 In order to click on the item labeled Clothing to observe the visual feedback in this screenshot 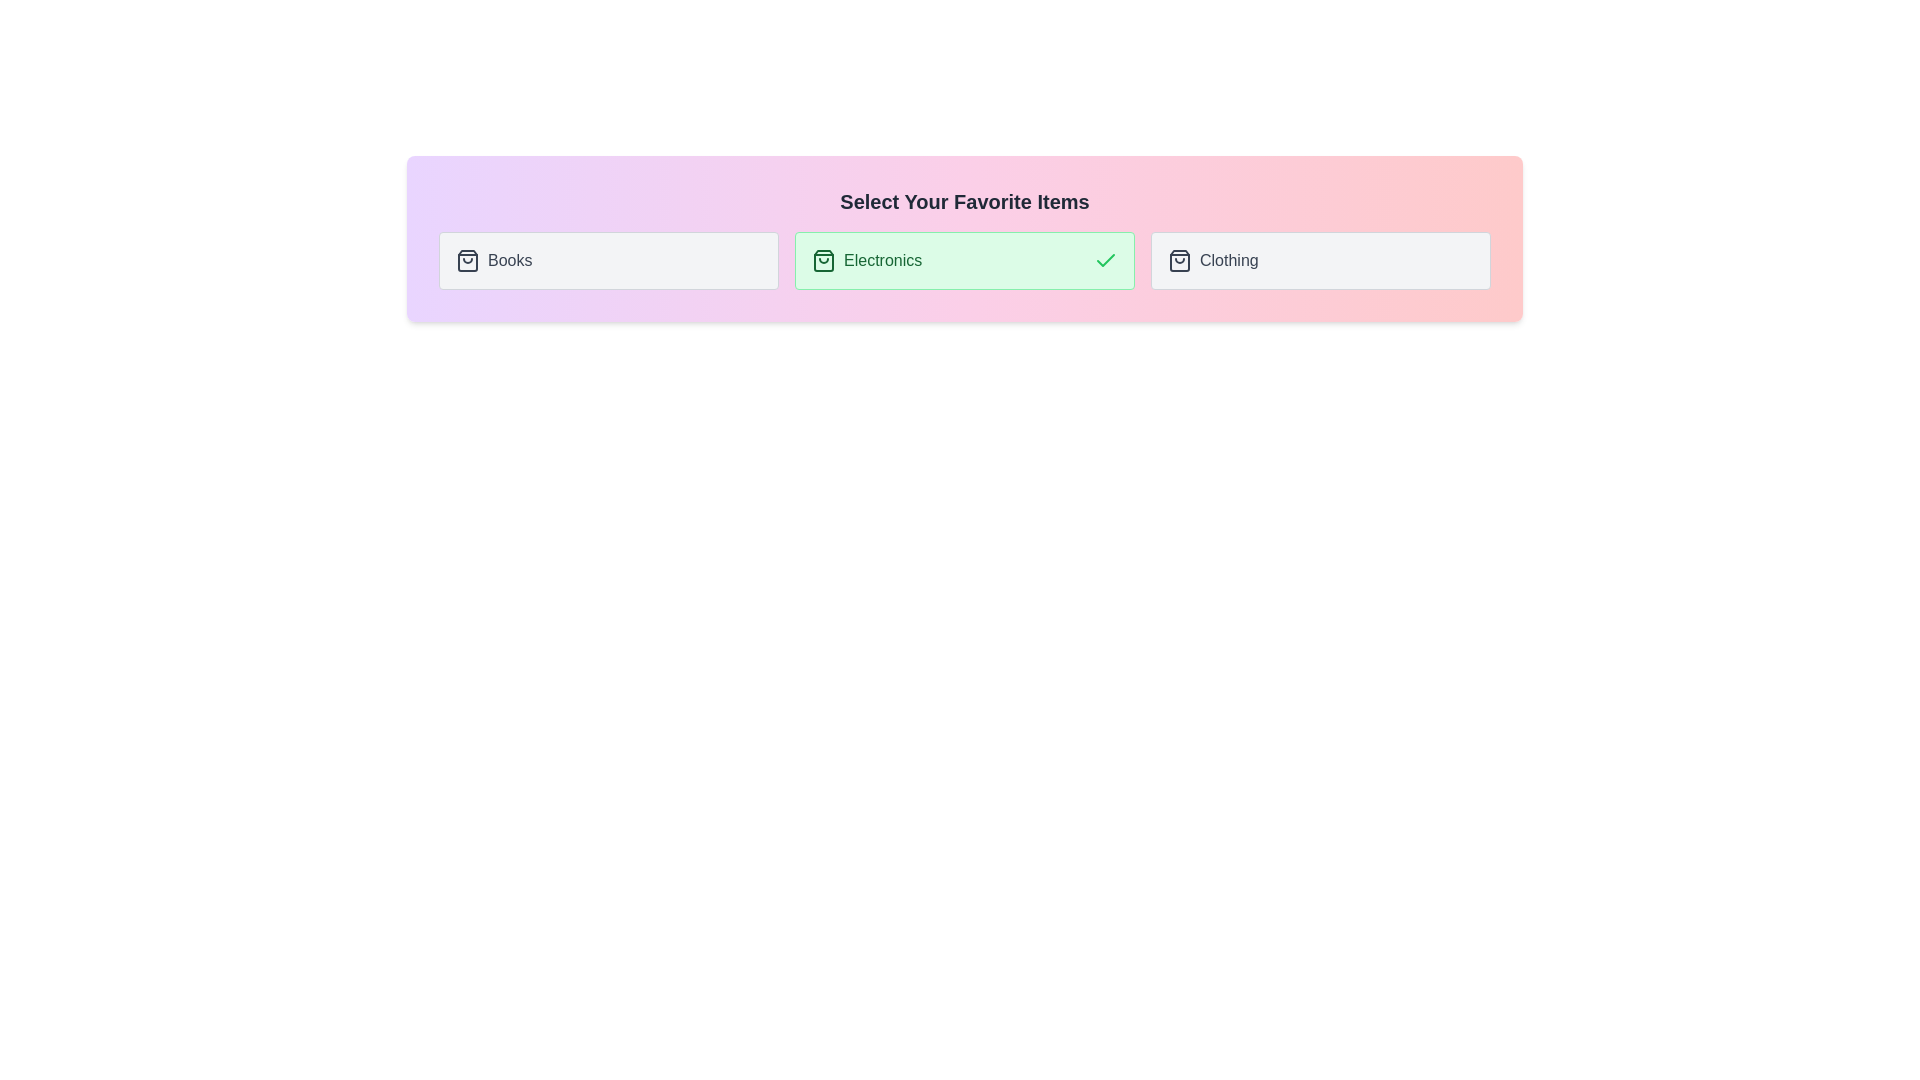, I will do `click(1320, 260)`.